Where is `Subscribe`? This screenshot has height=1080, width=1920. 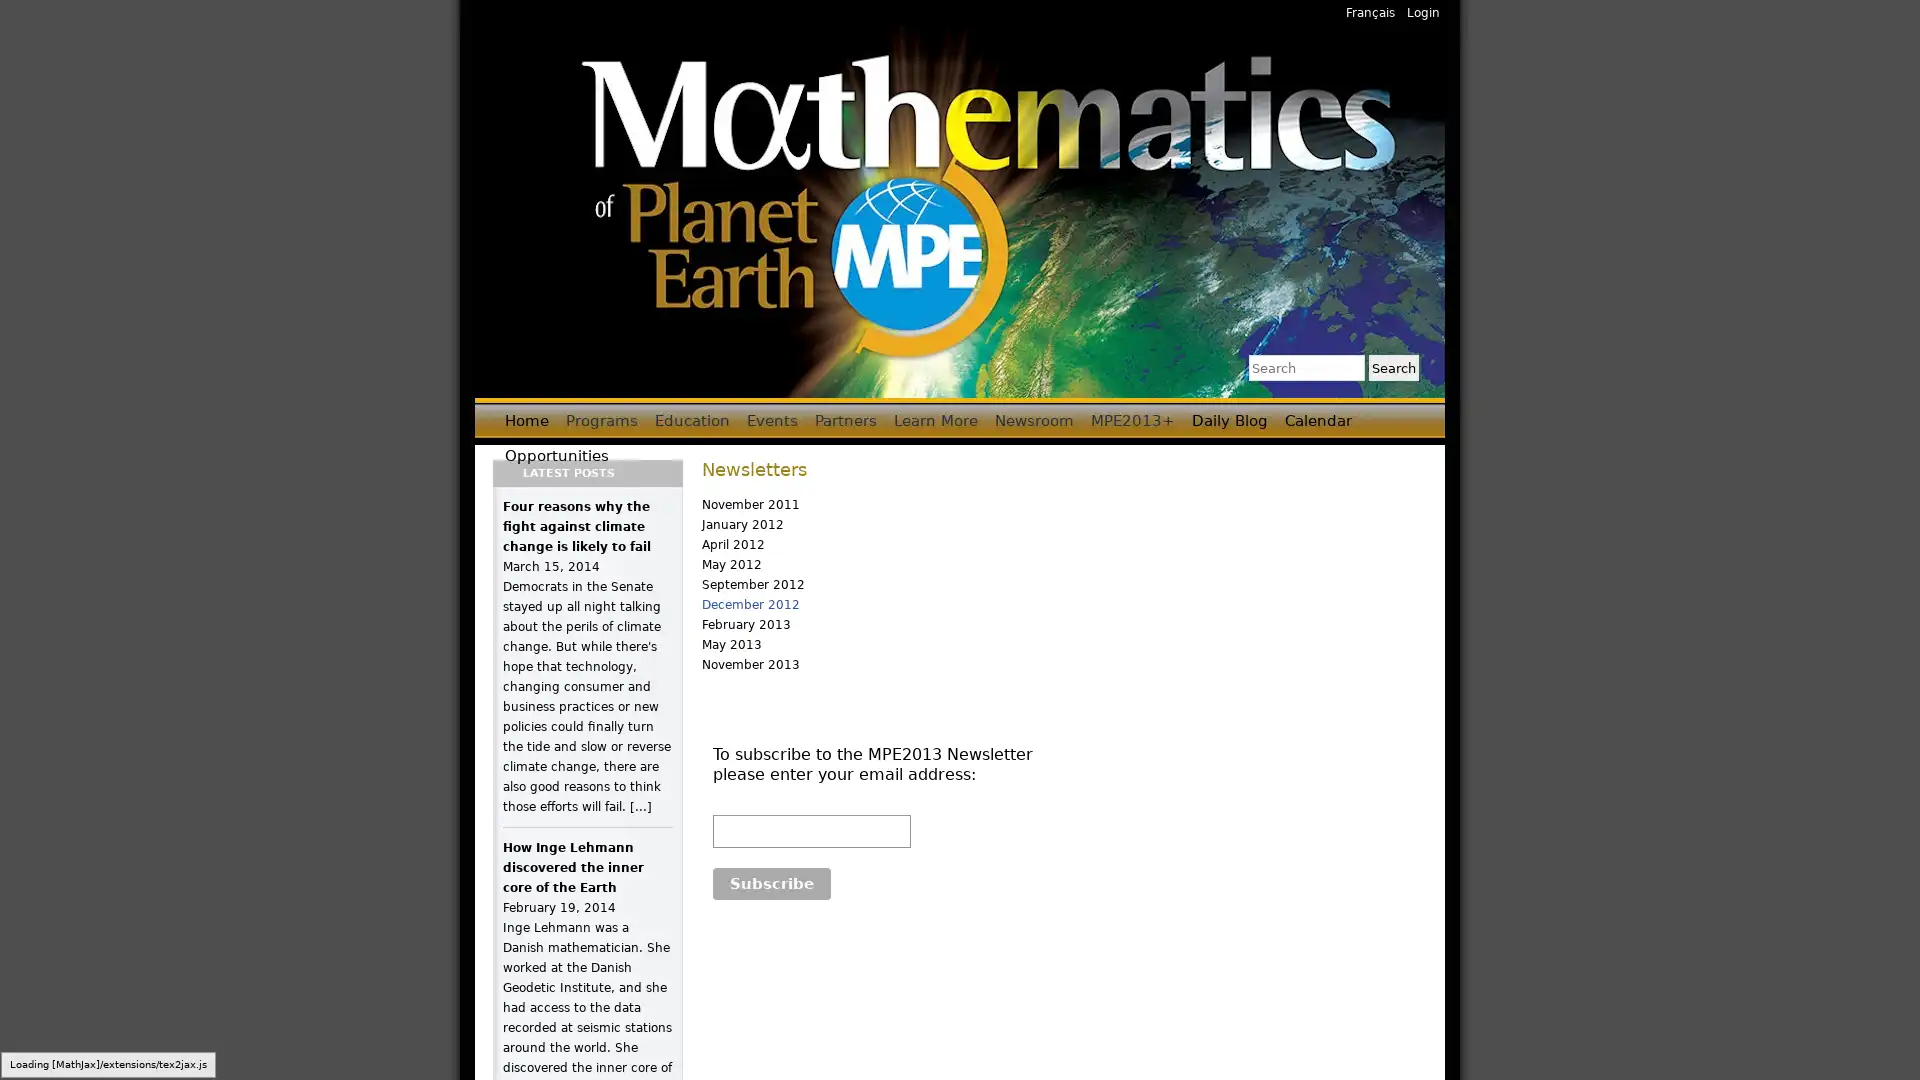
Subscribe is located at coordinates (770, 882).